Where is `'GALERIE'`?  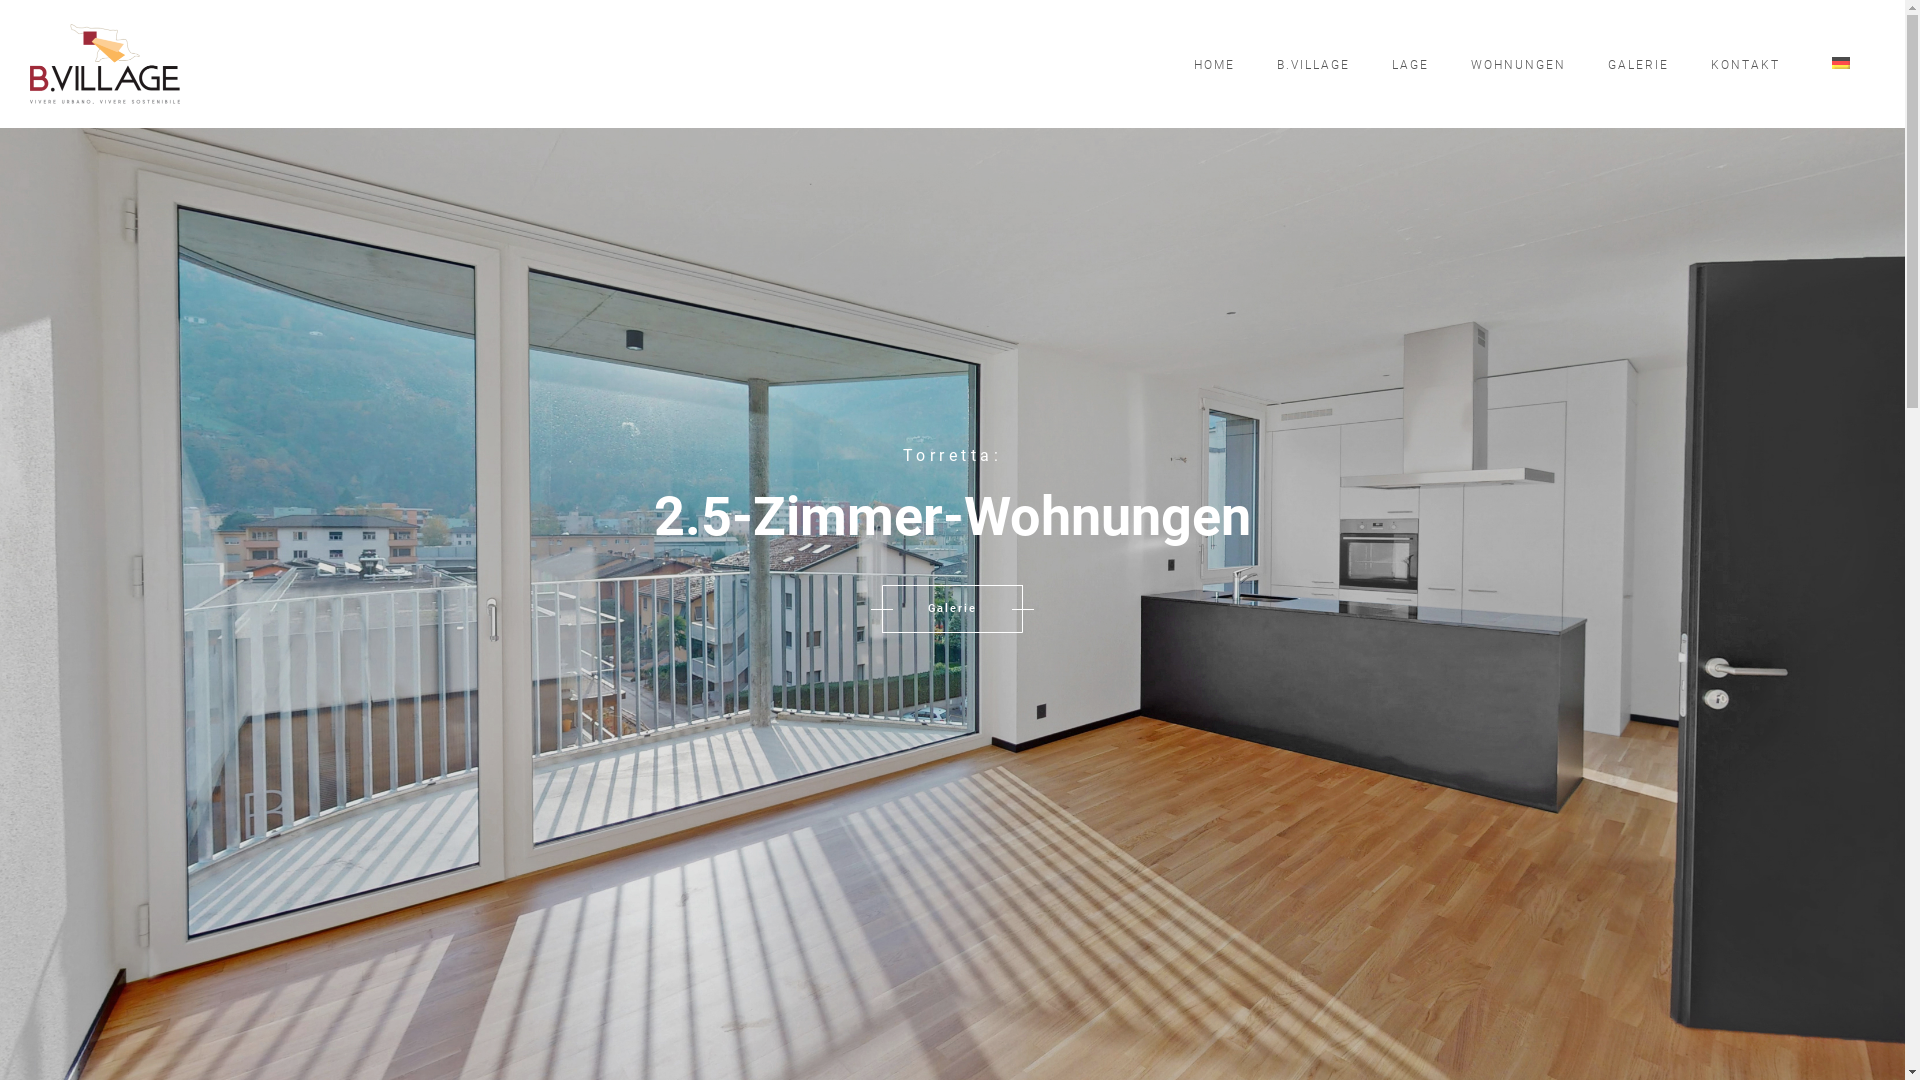
'GALERIE' is located at coordinates (1638, 64).